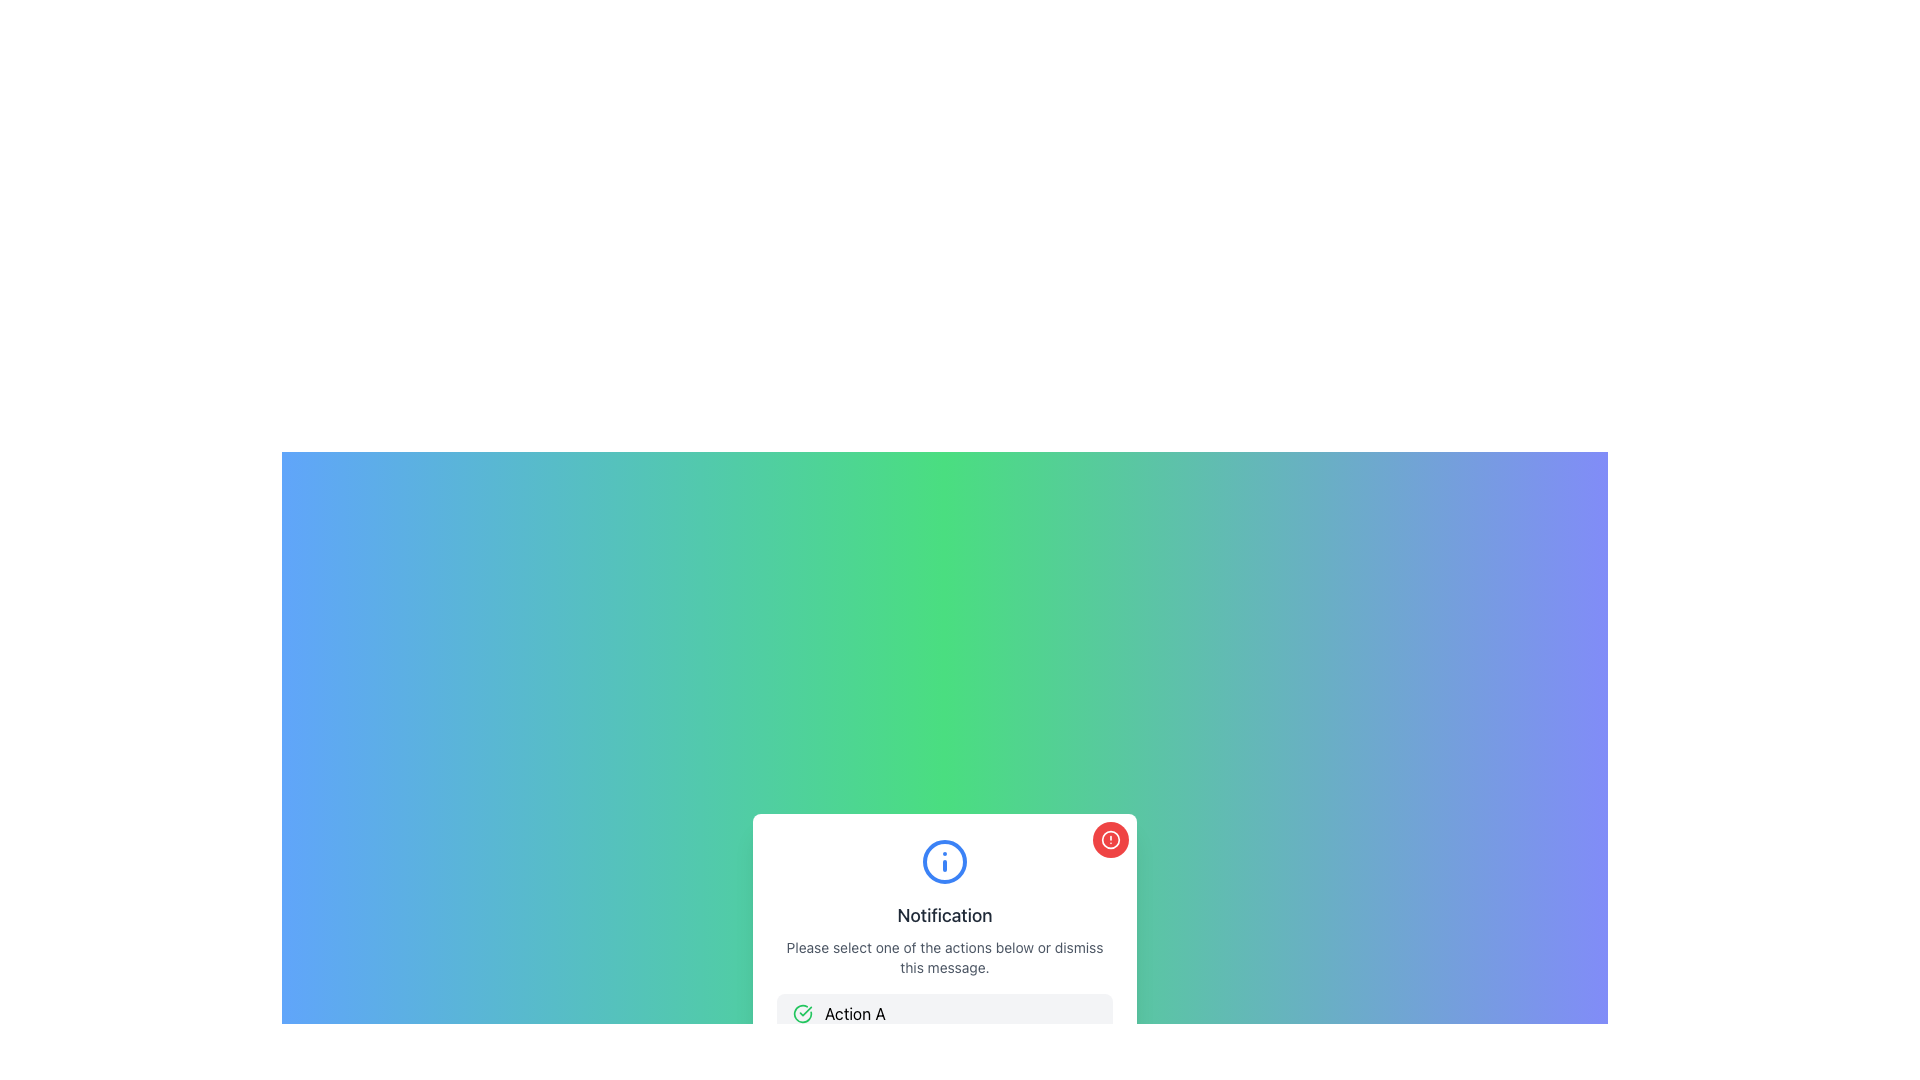  I want to click on the instructional text located at the bottom of the centered notification box, directly below the heading 'Notification', so click(944, 956).